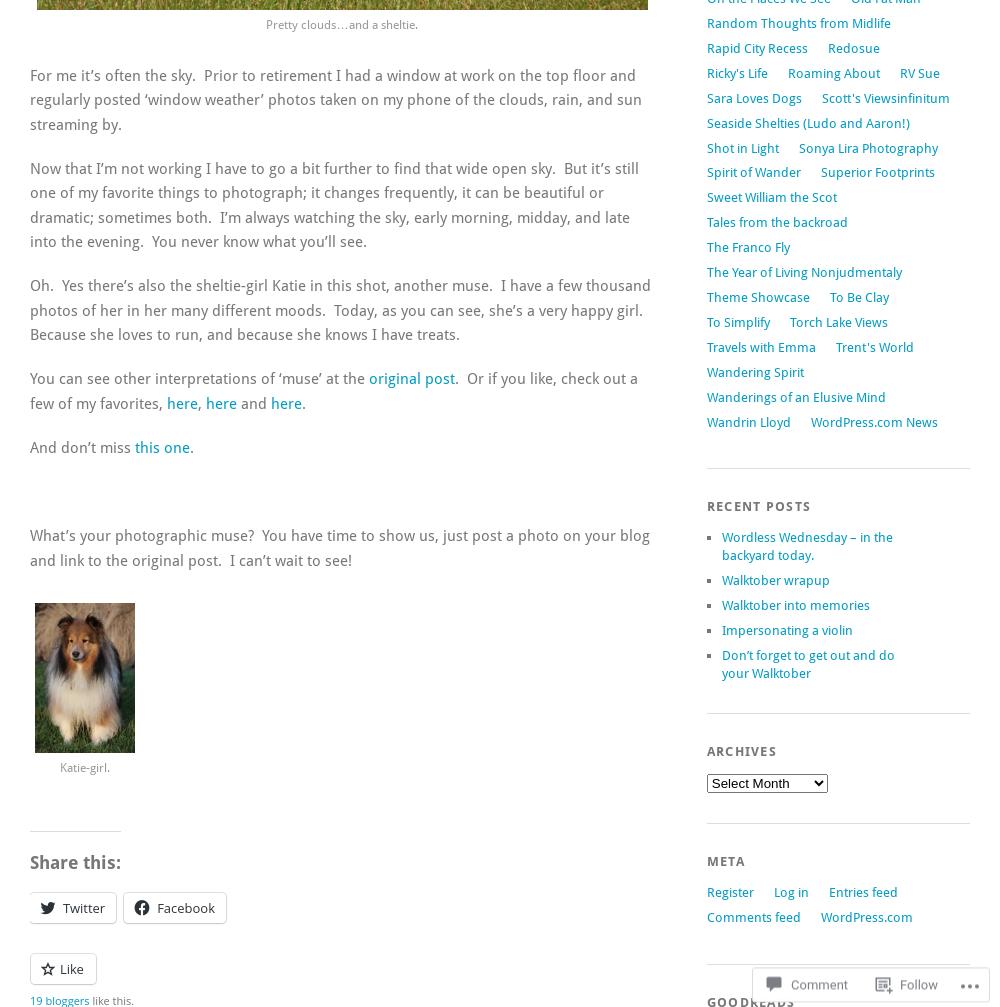 The height and width of the screenshot is (1007, 1000). What do you see at coordinates (254, 403) in the screenshot?
I see `'and'` at bounding box center [254, 403].